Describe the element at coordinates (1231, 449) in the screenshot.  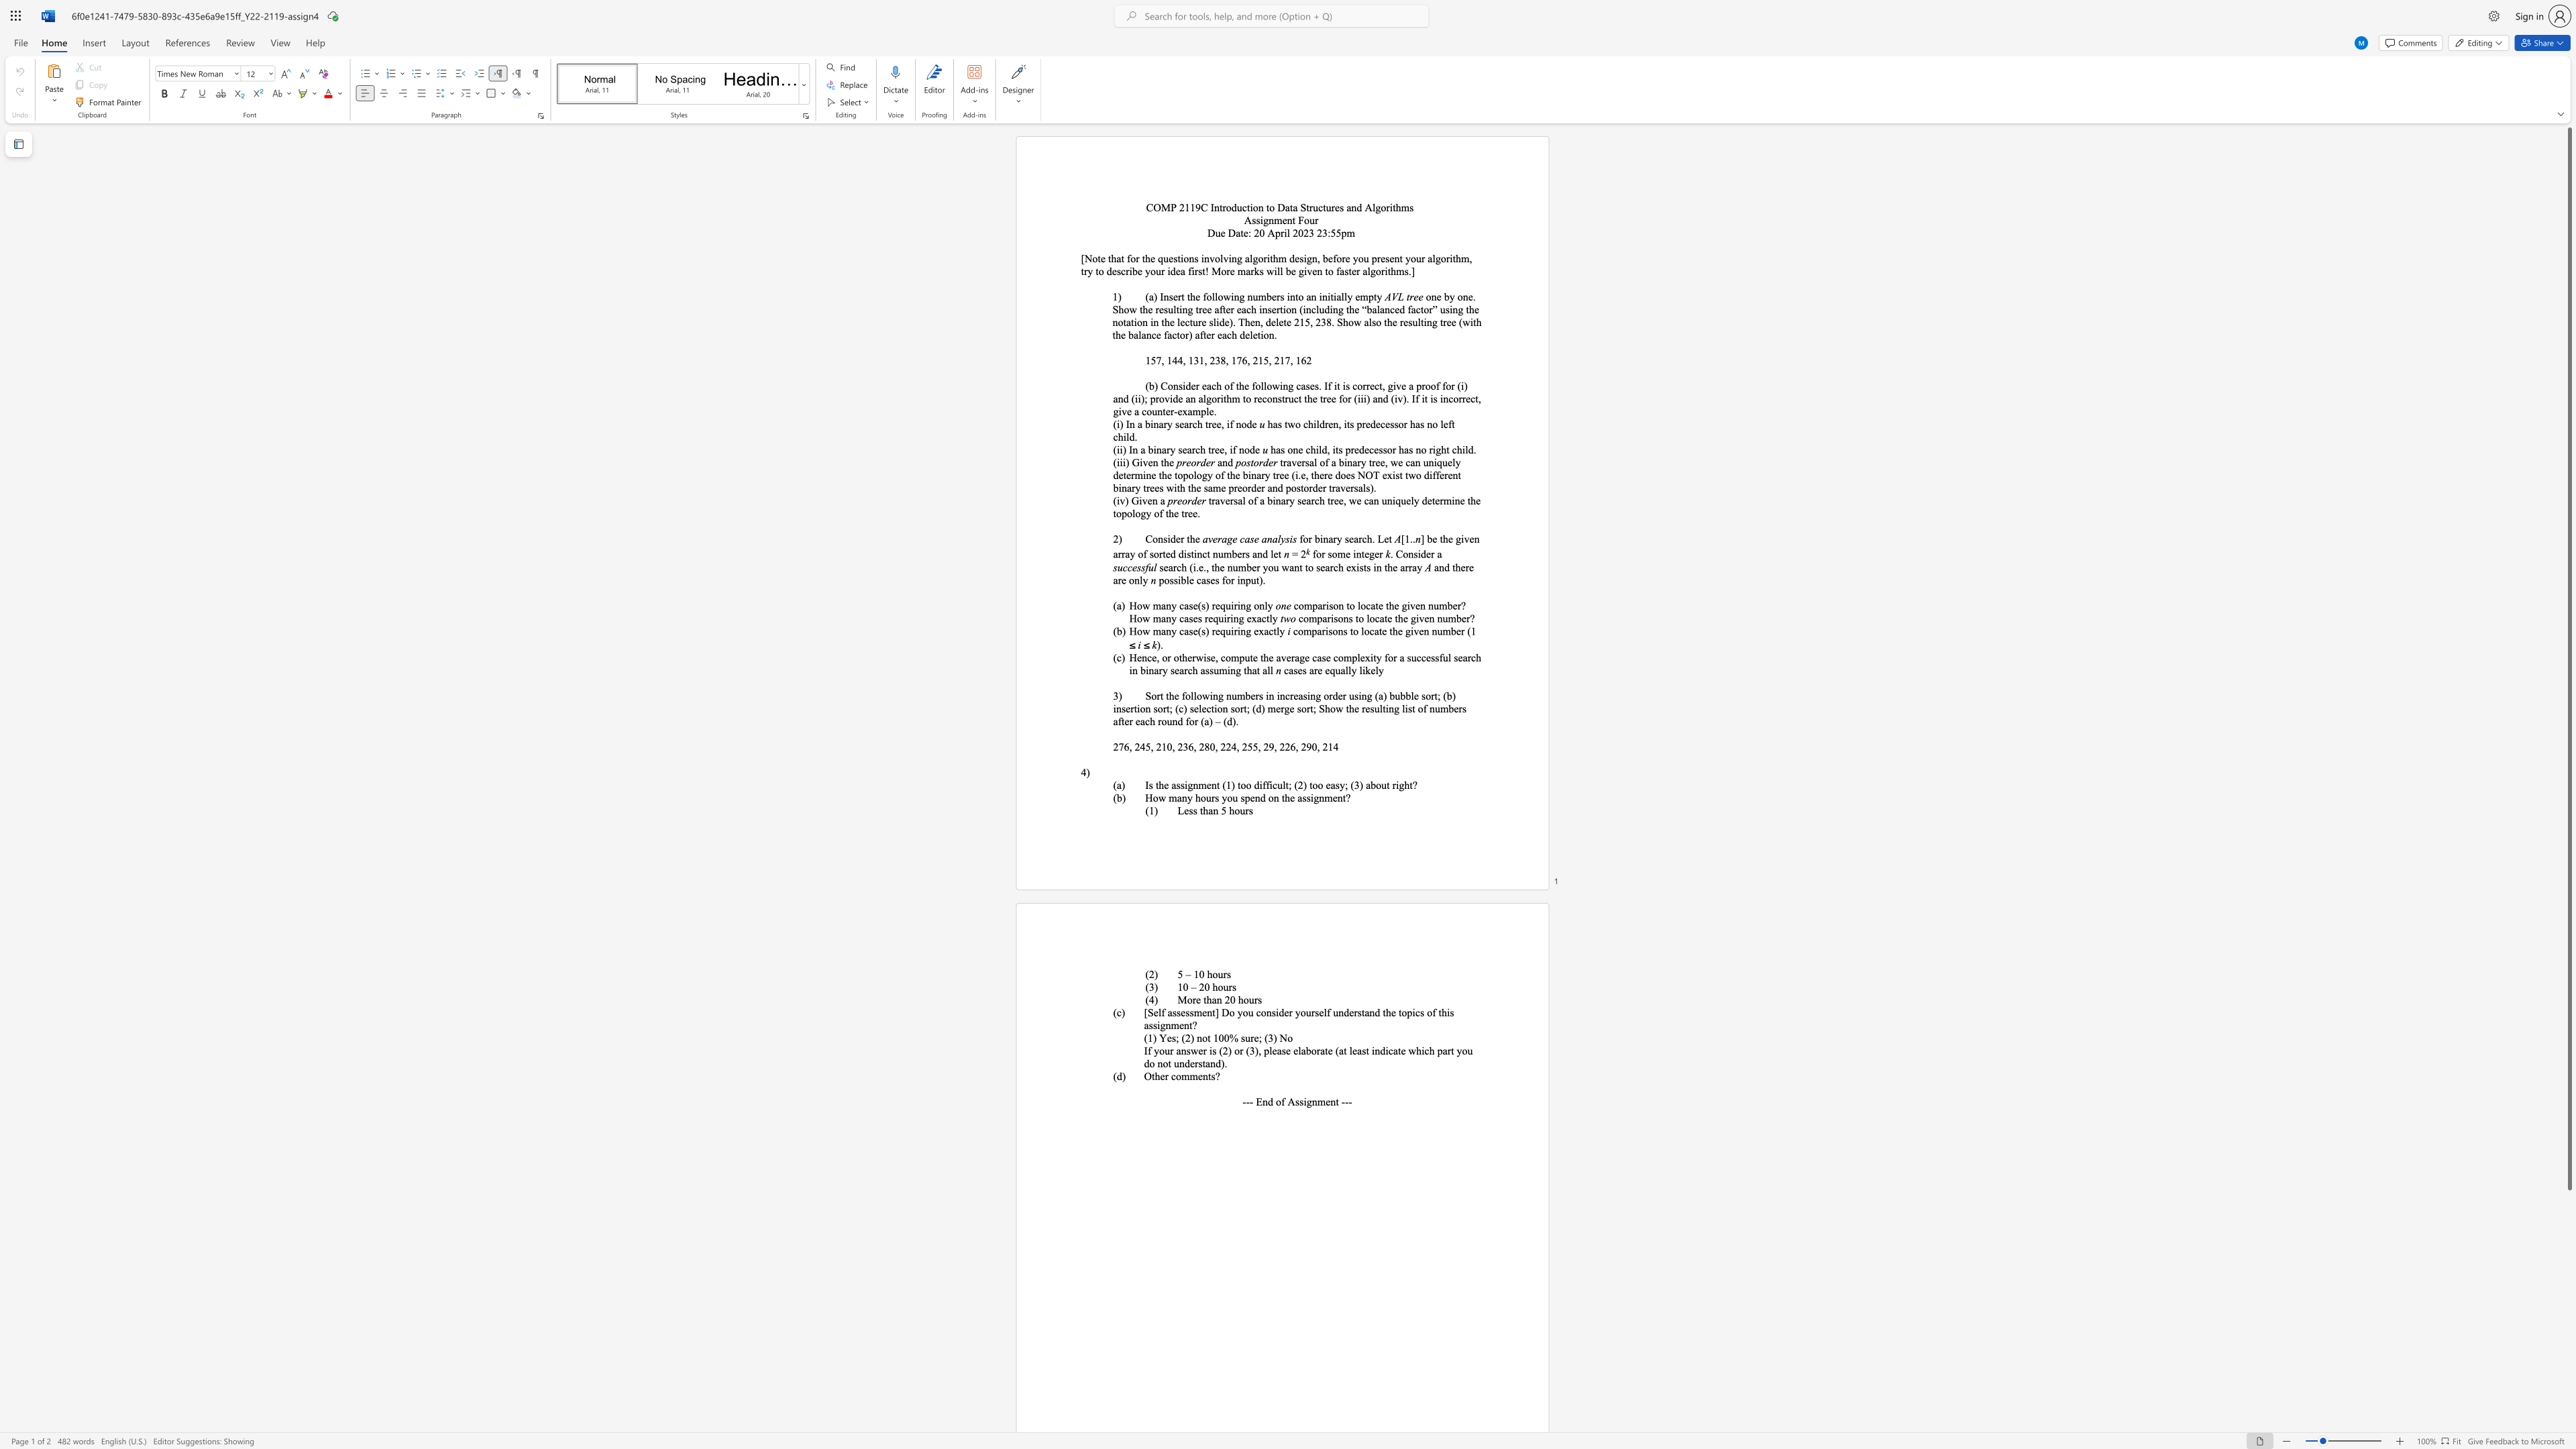
I see `the 4th character "i" in the text` at that location.